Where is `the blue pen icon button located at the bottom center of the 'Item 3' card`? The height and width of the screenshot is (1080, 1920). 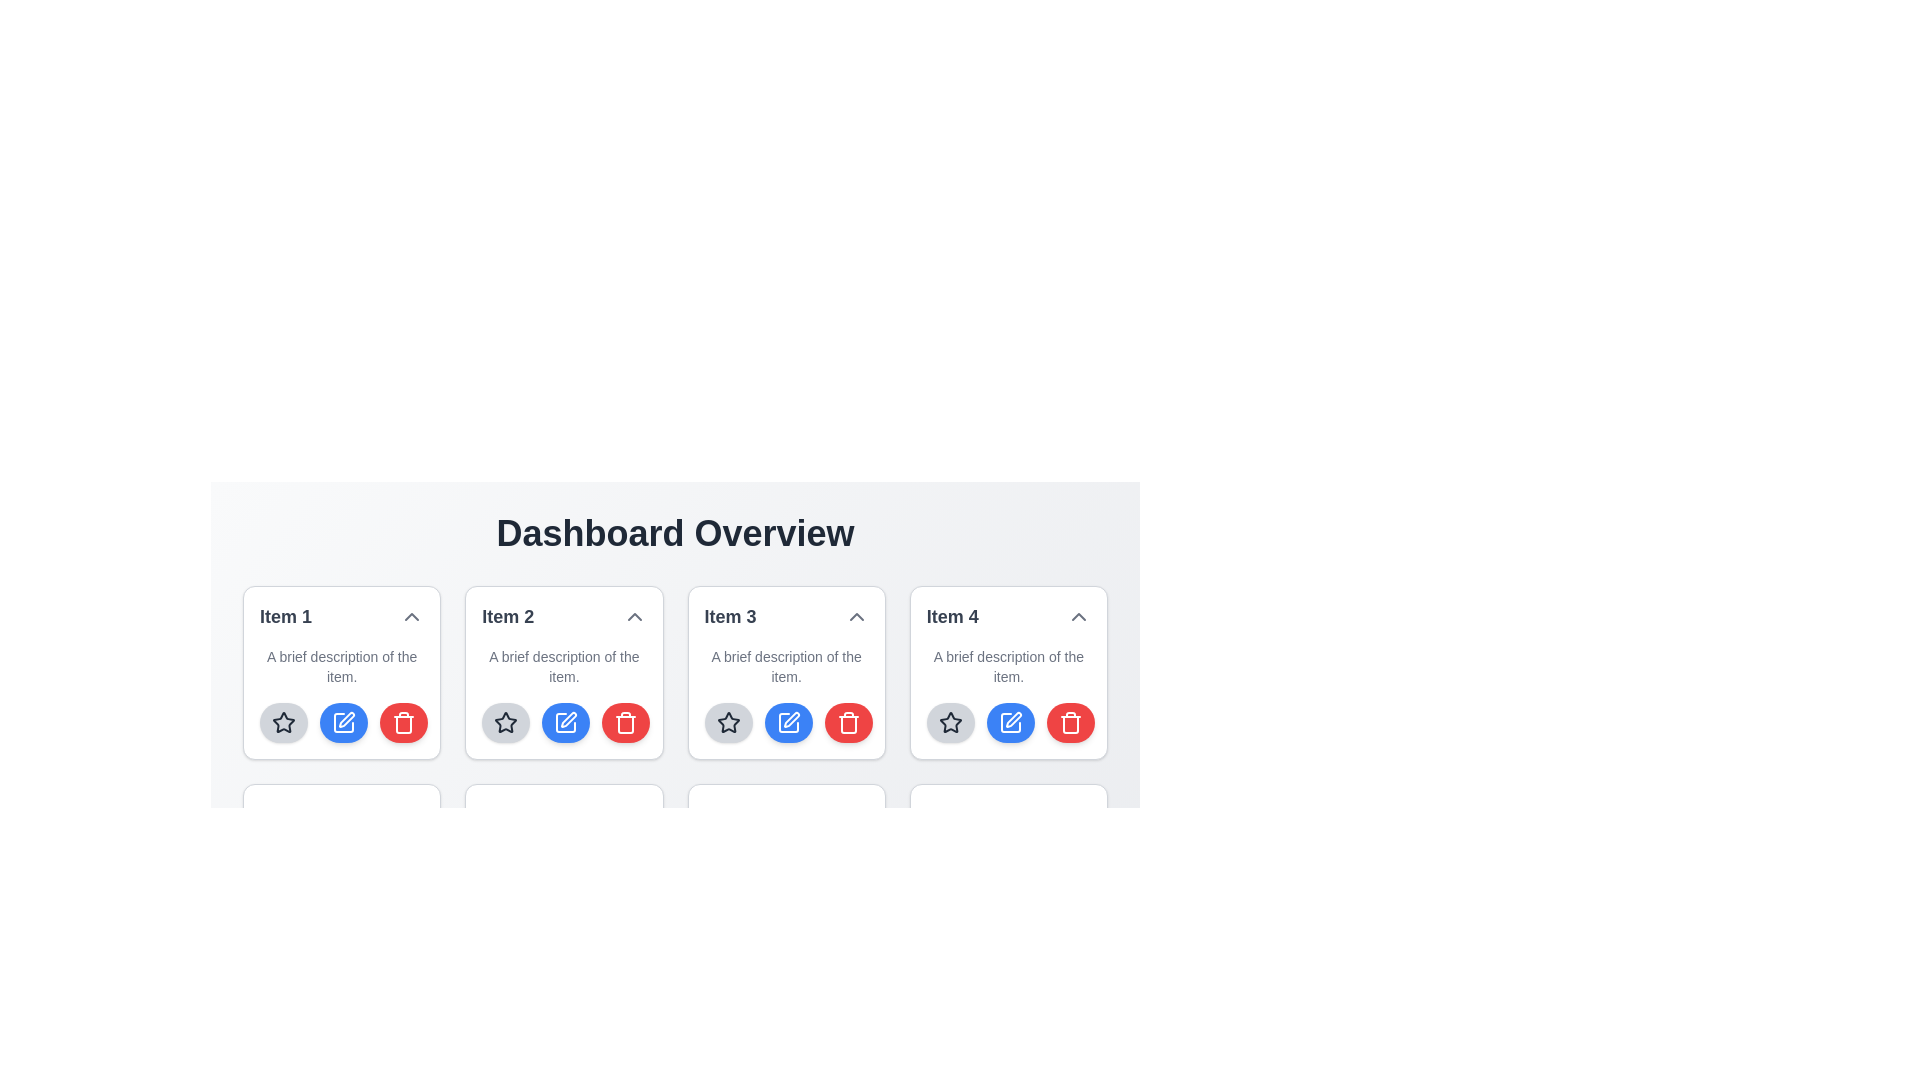 the blue pen icon button located at the bottom center of the 'Item 3' card is located at coordinates (787, 722).